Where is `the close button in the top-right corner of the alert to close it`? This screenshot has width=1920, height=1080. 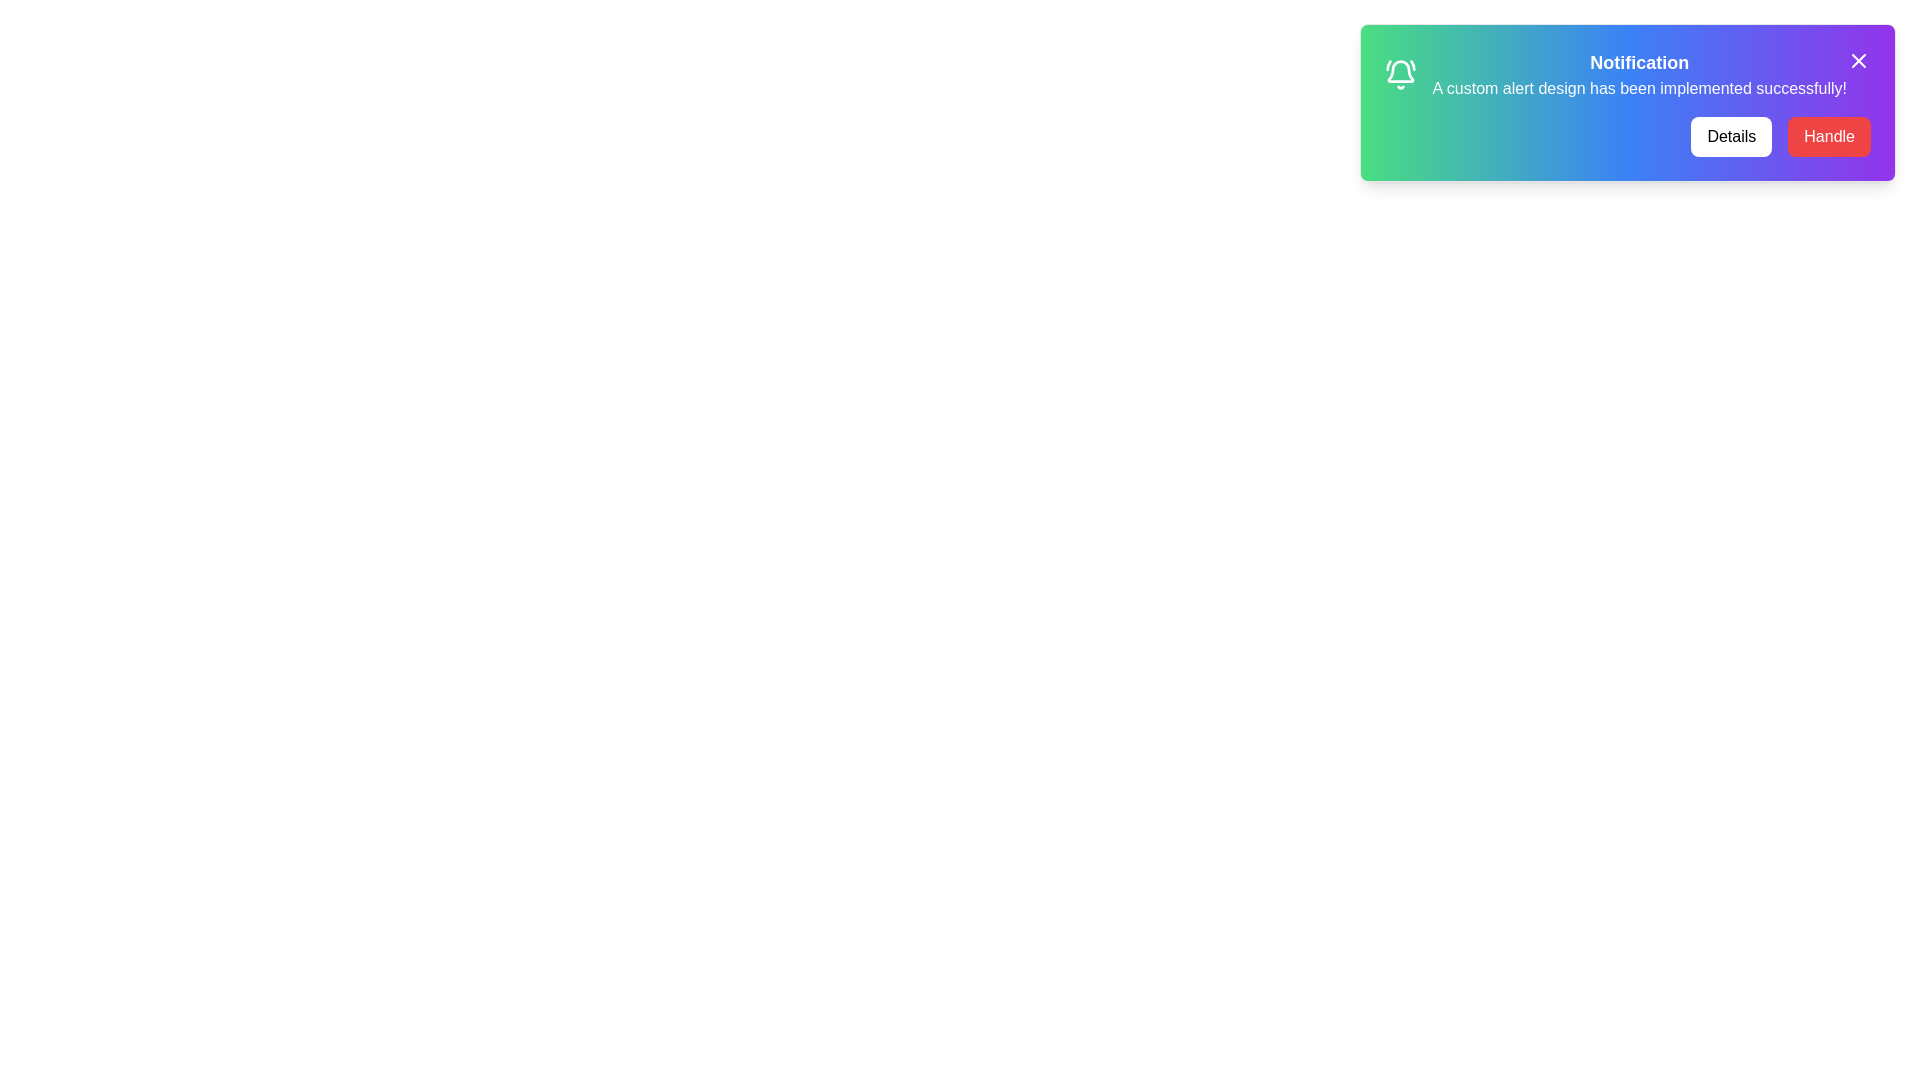
the close button in the top-right corner of the alert to close it is located at coordinates (1857, 60).